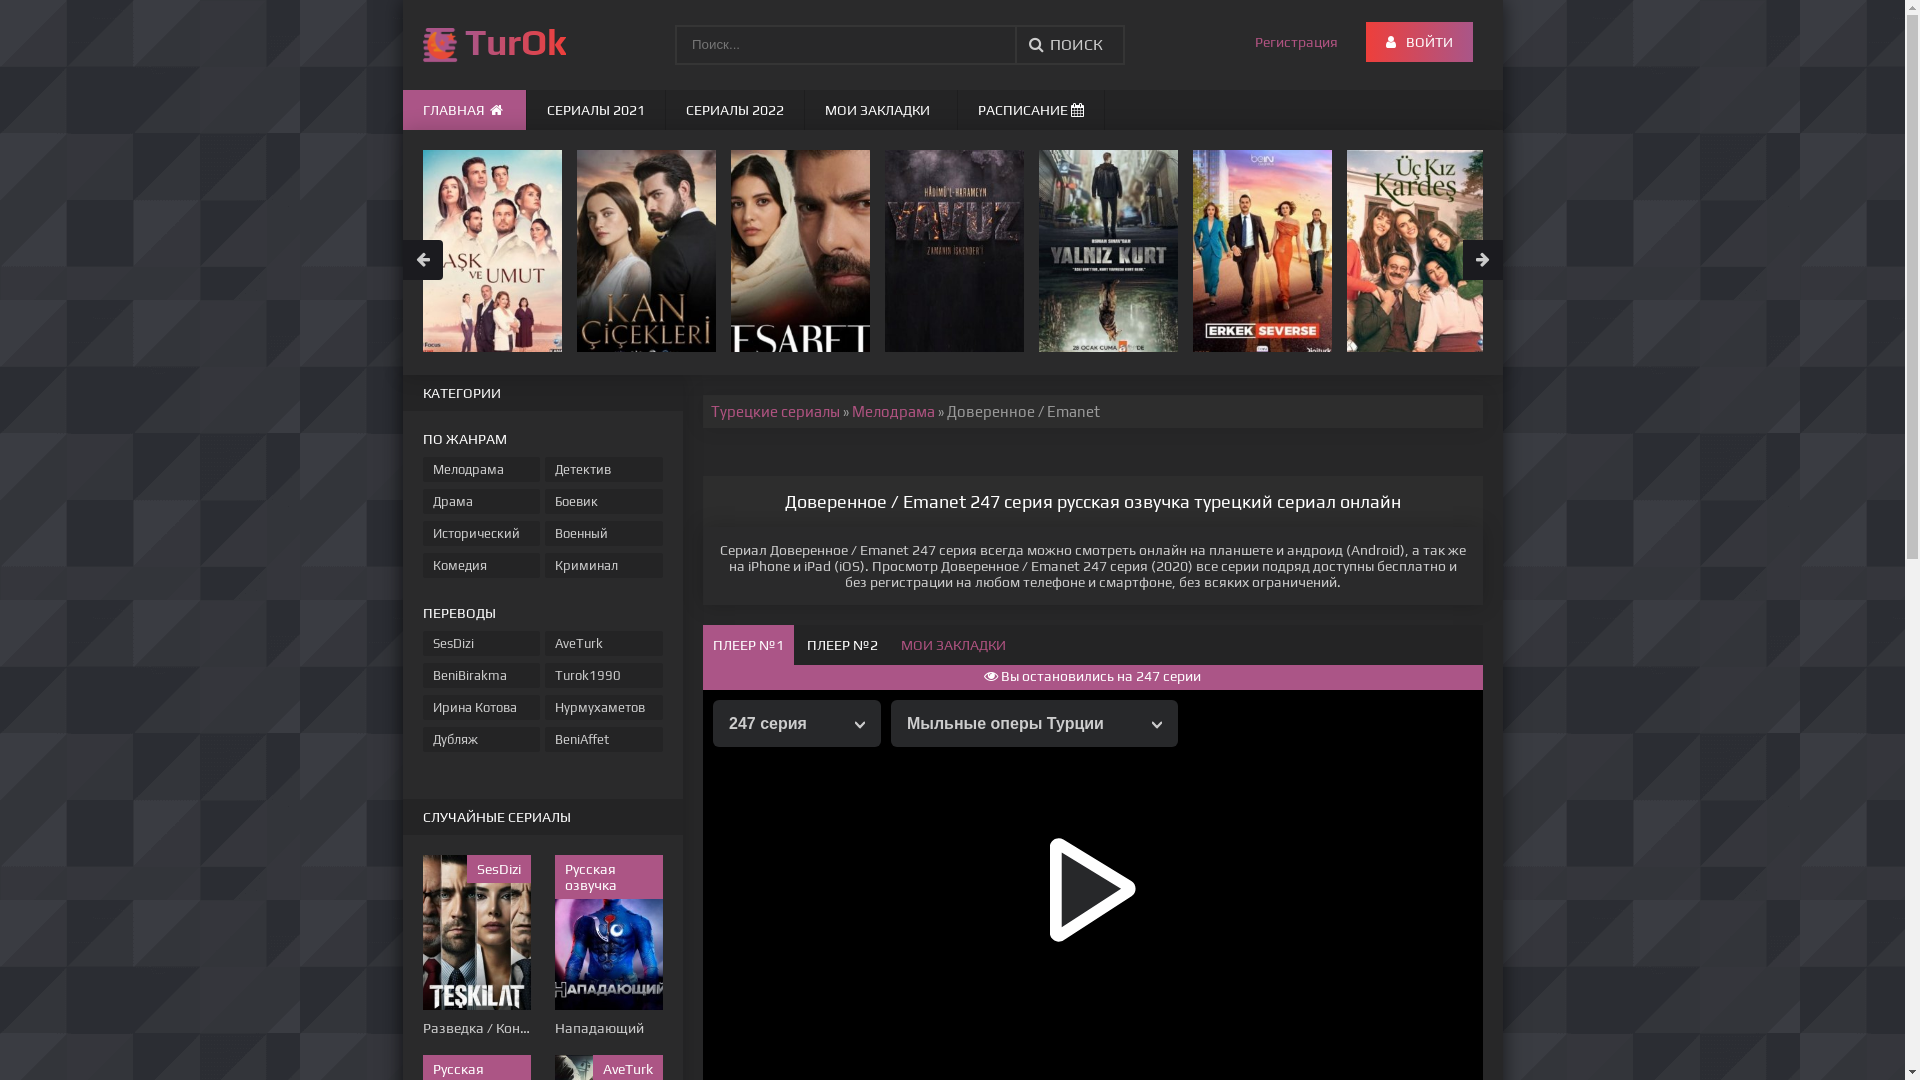 The height and width of the screenshot is (1080, 1920). What do you see at coordinates (603, 643) in the screenshot?
I see `'AveTurk'` at bounding box center [603, 643].